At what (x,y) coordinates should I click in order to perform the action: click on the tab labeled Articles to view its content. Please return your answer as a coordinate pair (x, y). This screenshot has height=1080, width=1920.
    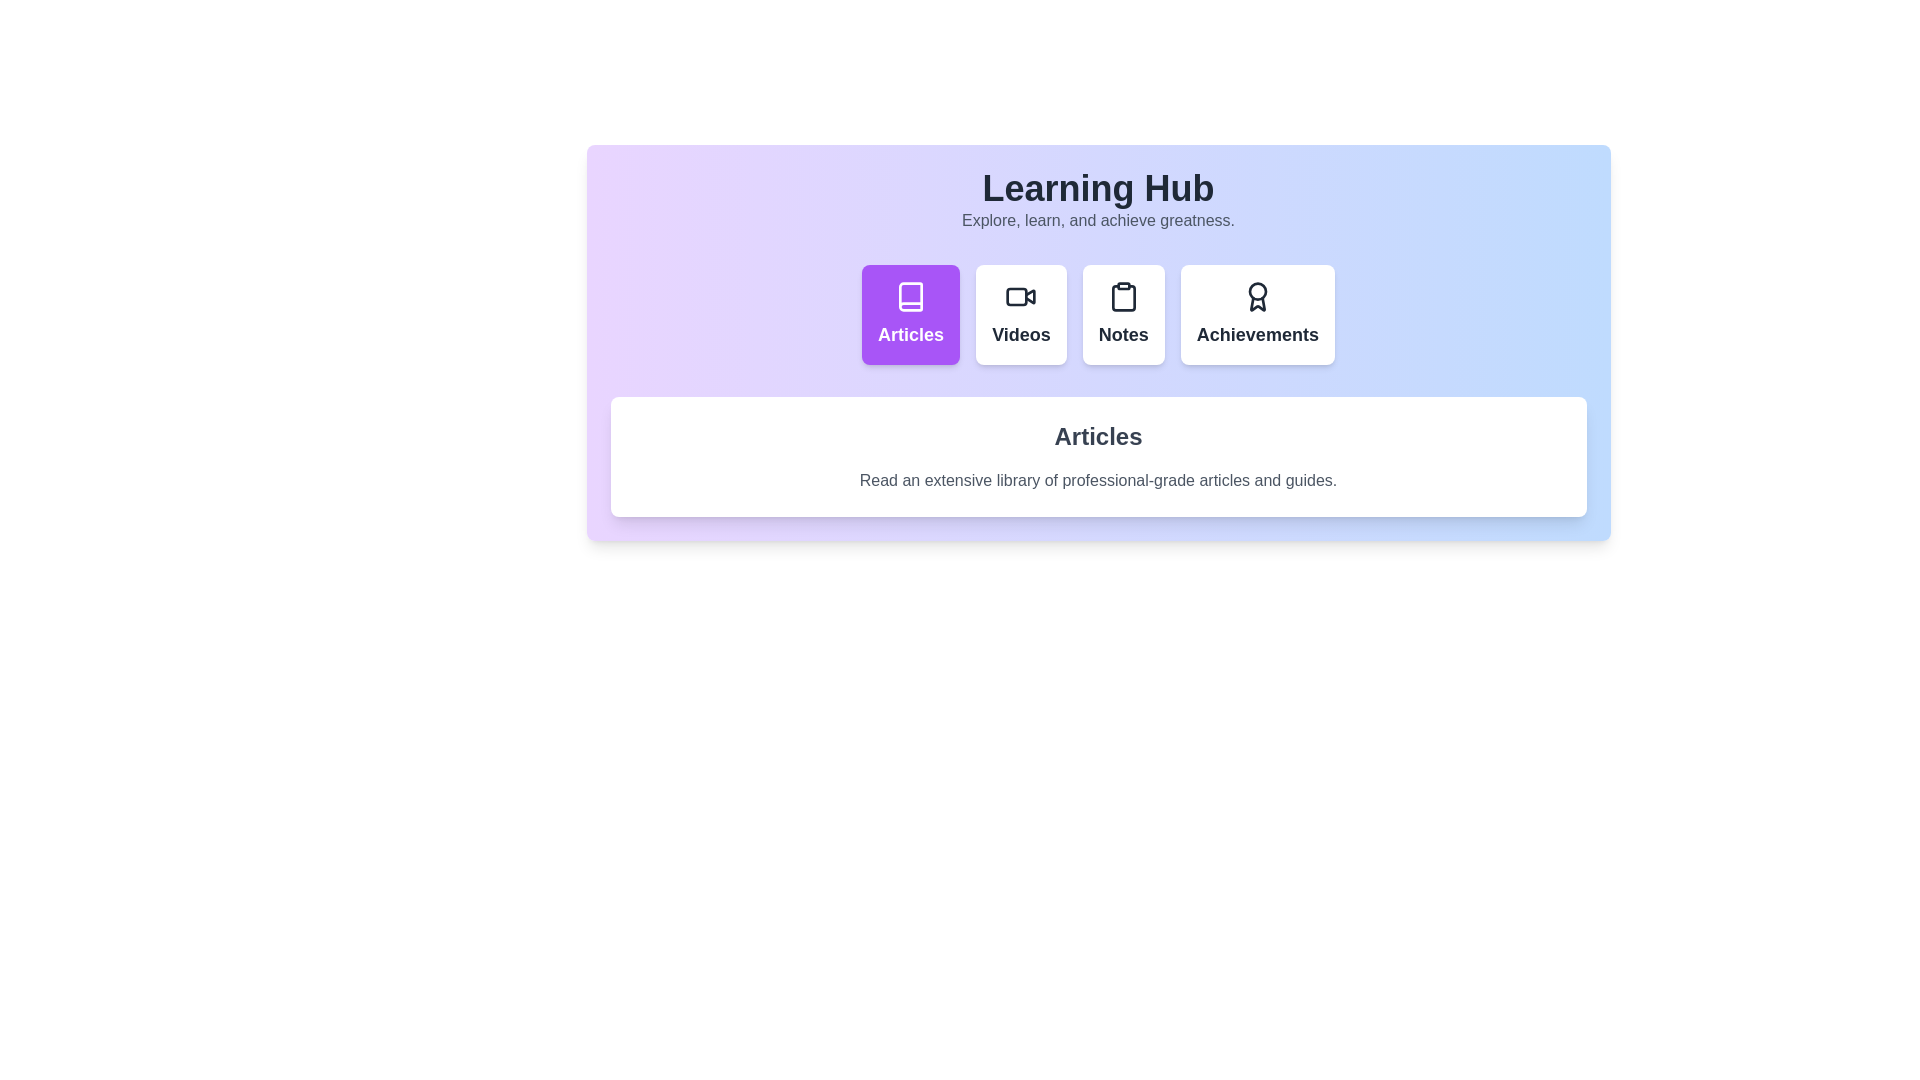
    Looking at the image, I should click on (910, 315).